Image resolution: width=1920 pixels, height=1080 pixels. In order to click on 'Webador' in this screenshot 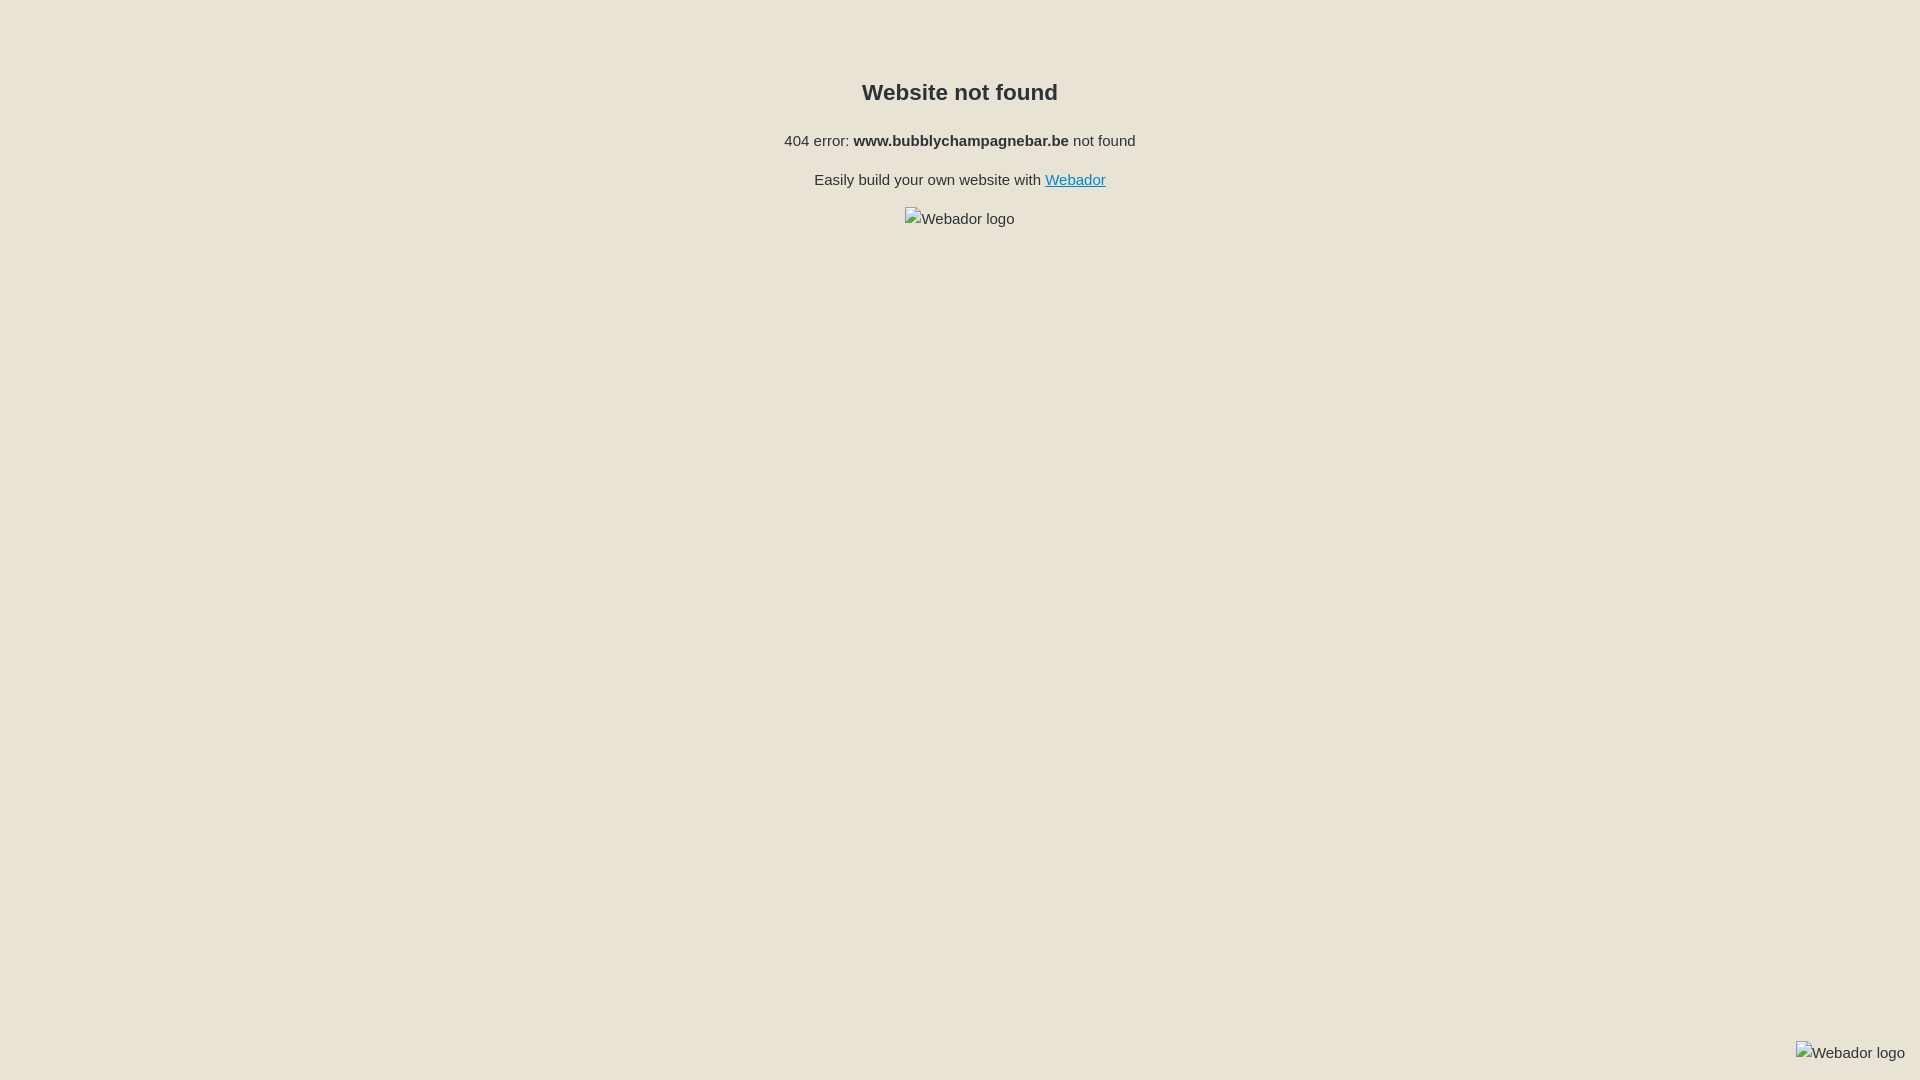, I will do `click(1074, 178)`.